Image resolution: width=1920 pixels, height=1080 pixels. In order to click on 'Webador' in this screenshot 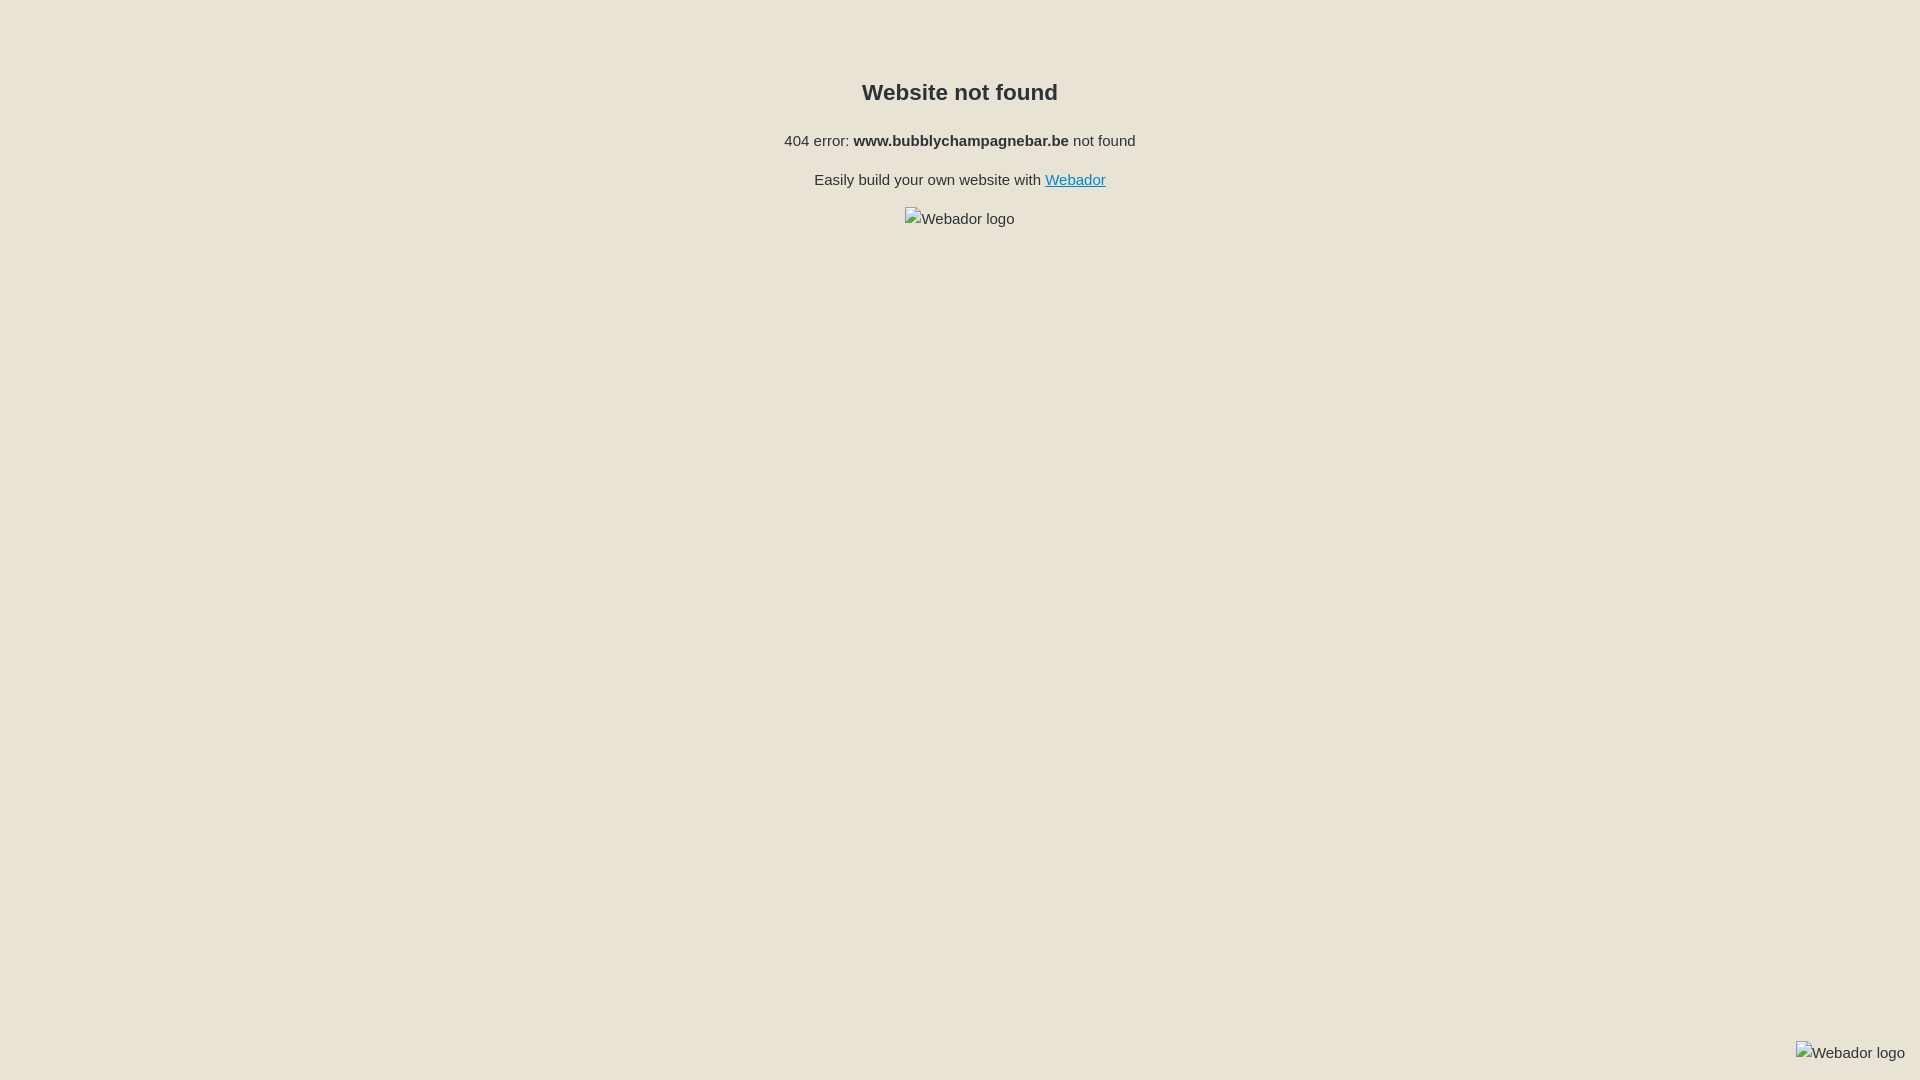, I will do `click(1074, 178)`.